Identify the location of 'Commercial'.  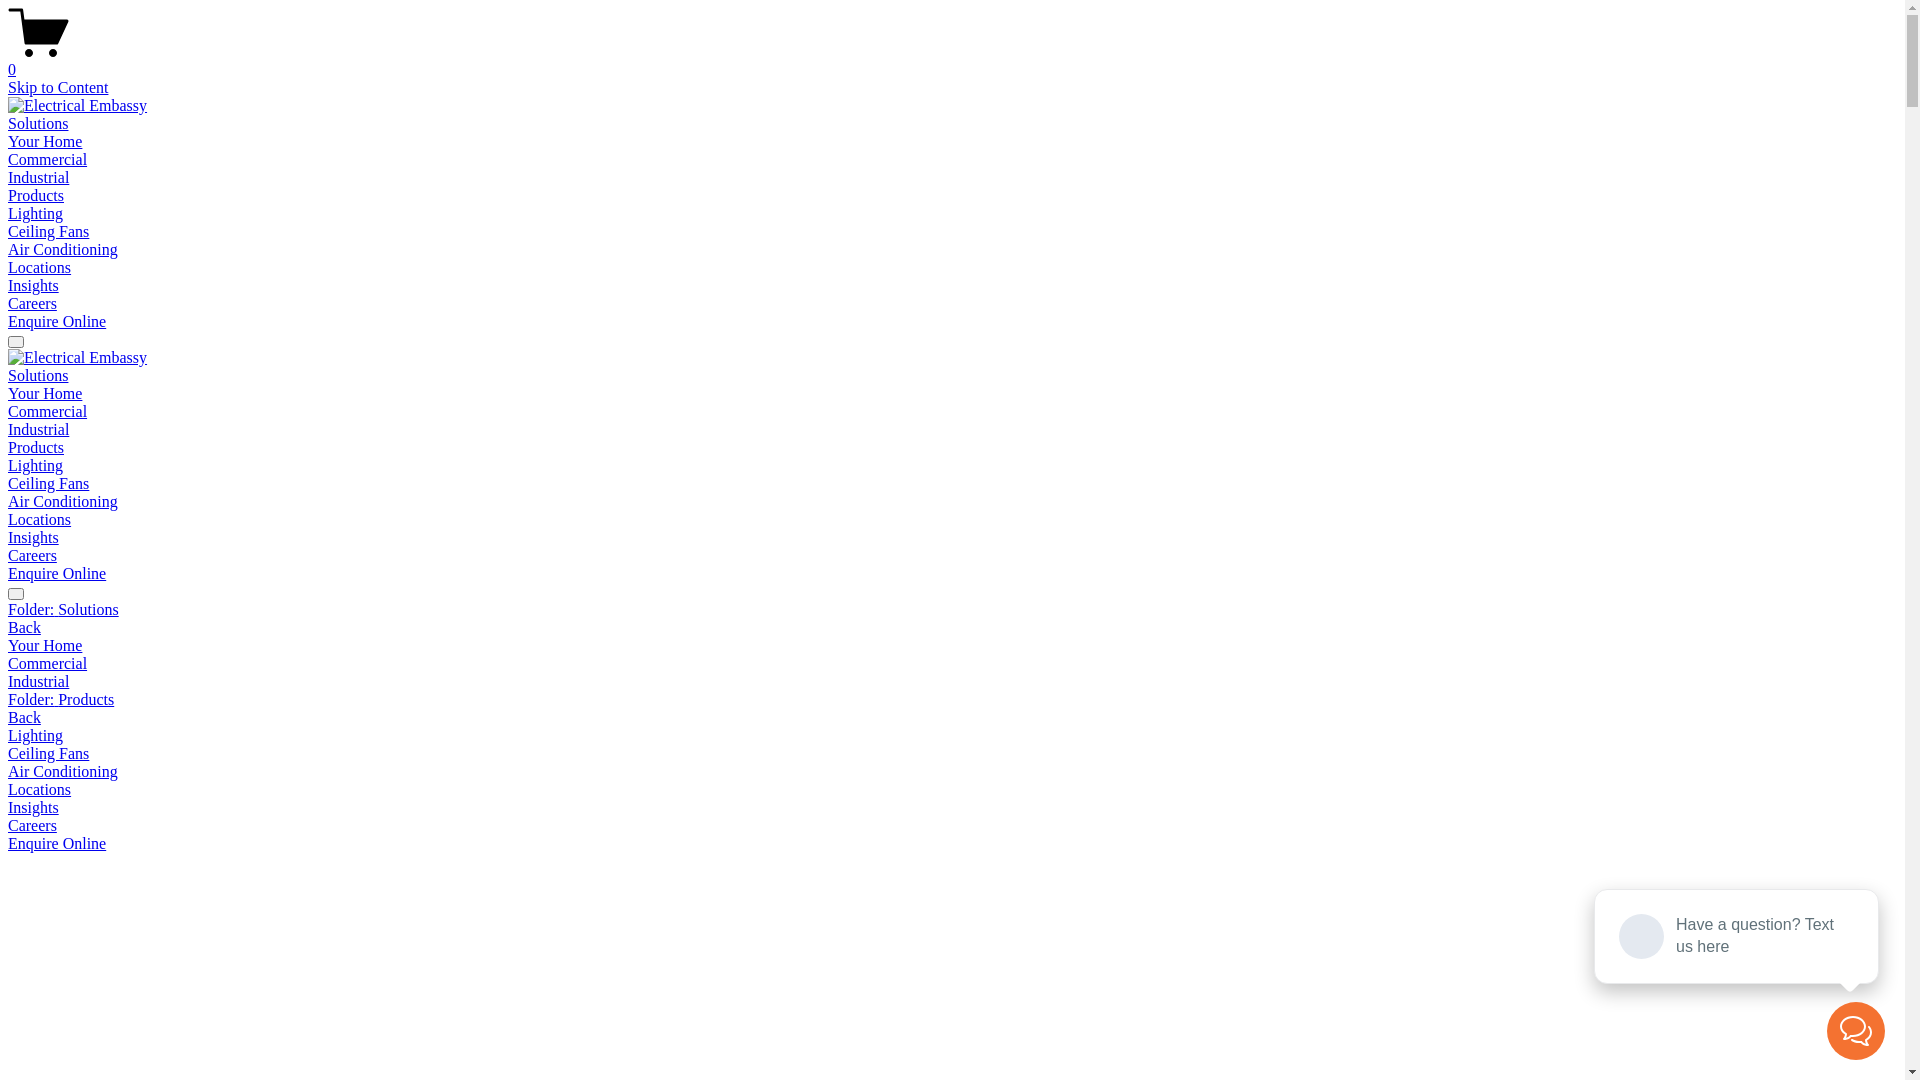
(47, 410).